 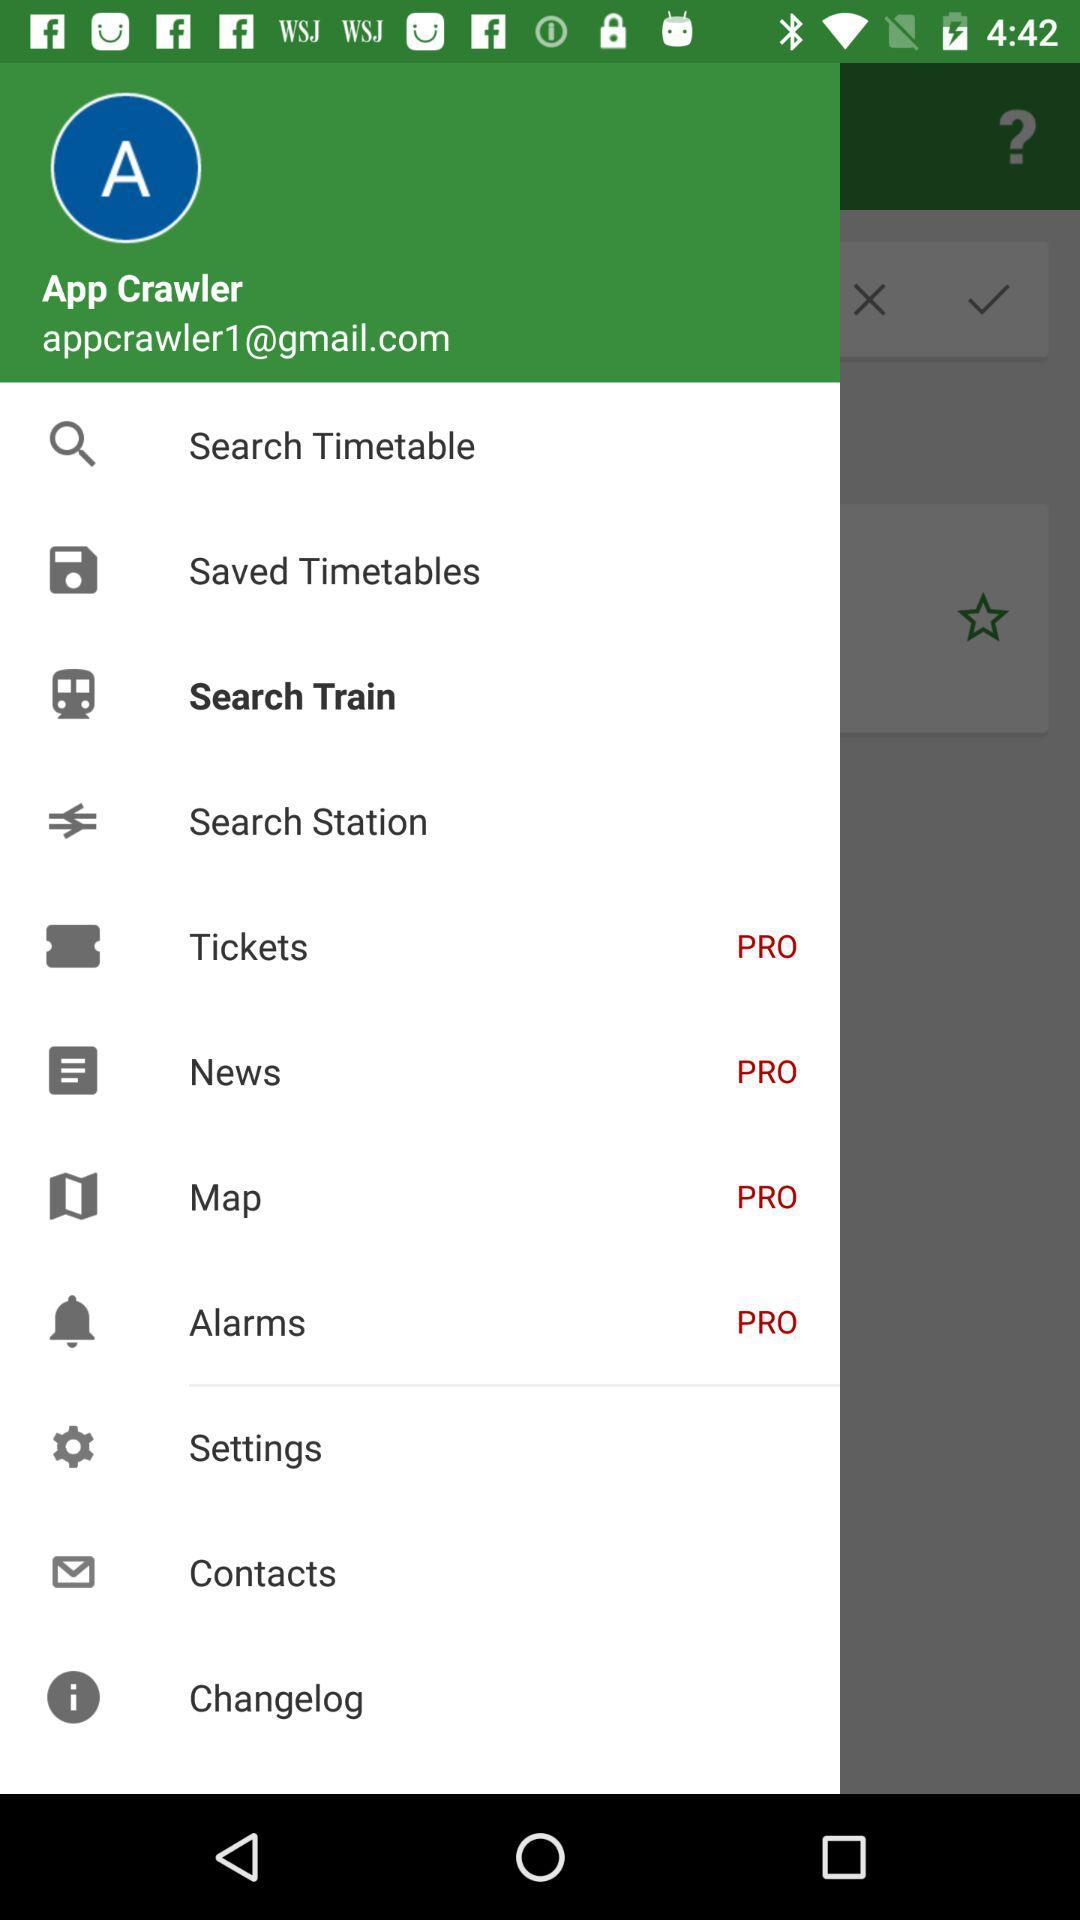 What do you see at coordinates (987, 298) in the screenshot?
I see `the check icon` at bounding box center [987, 298].